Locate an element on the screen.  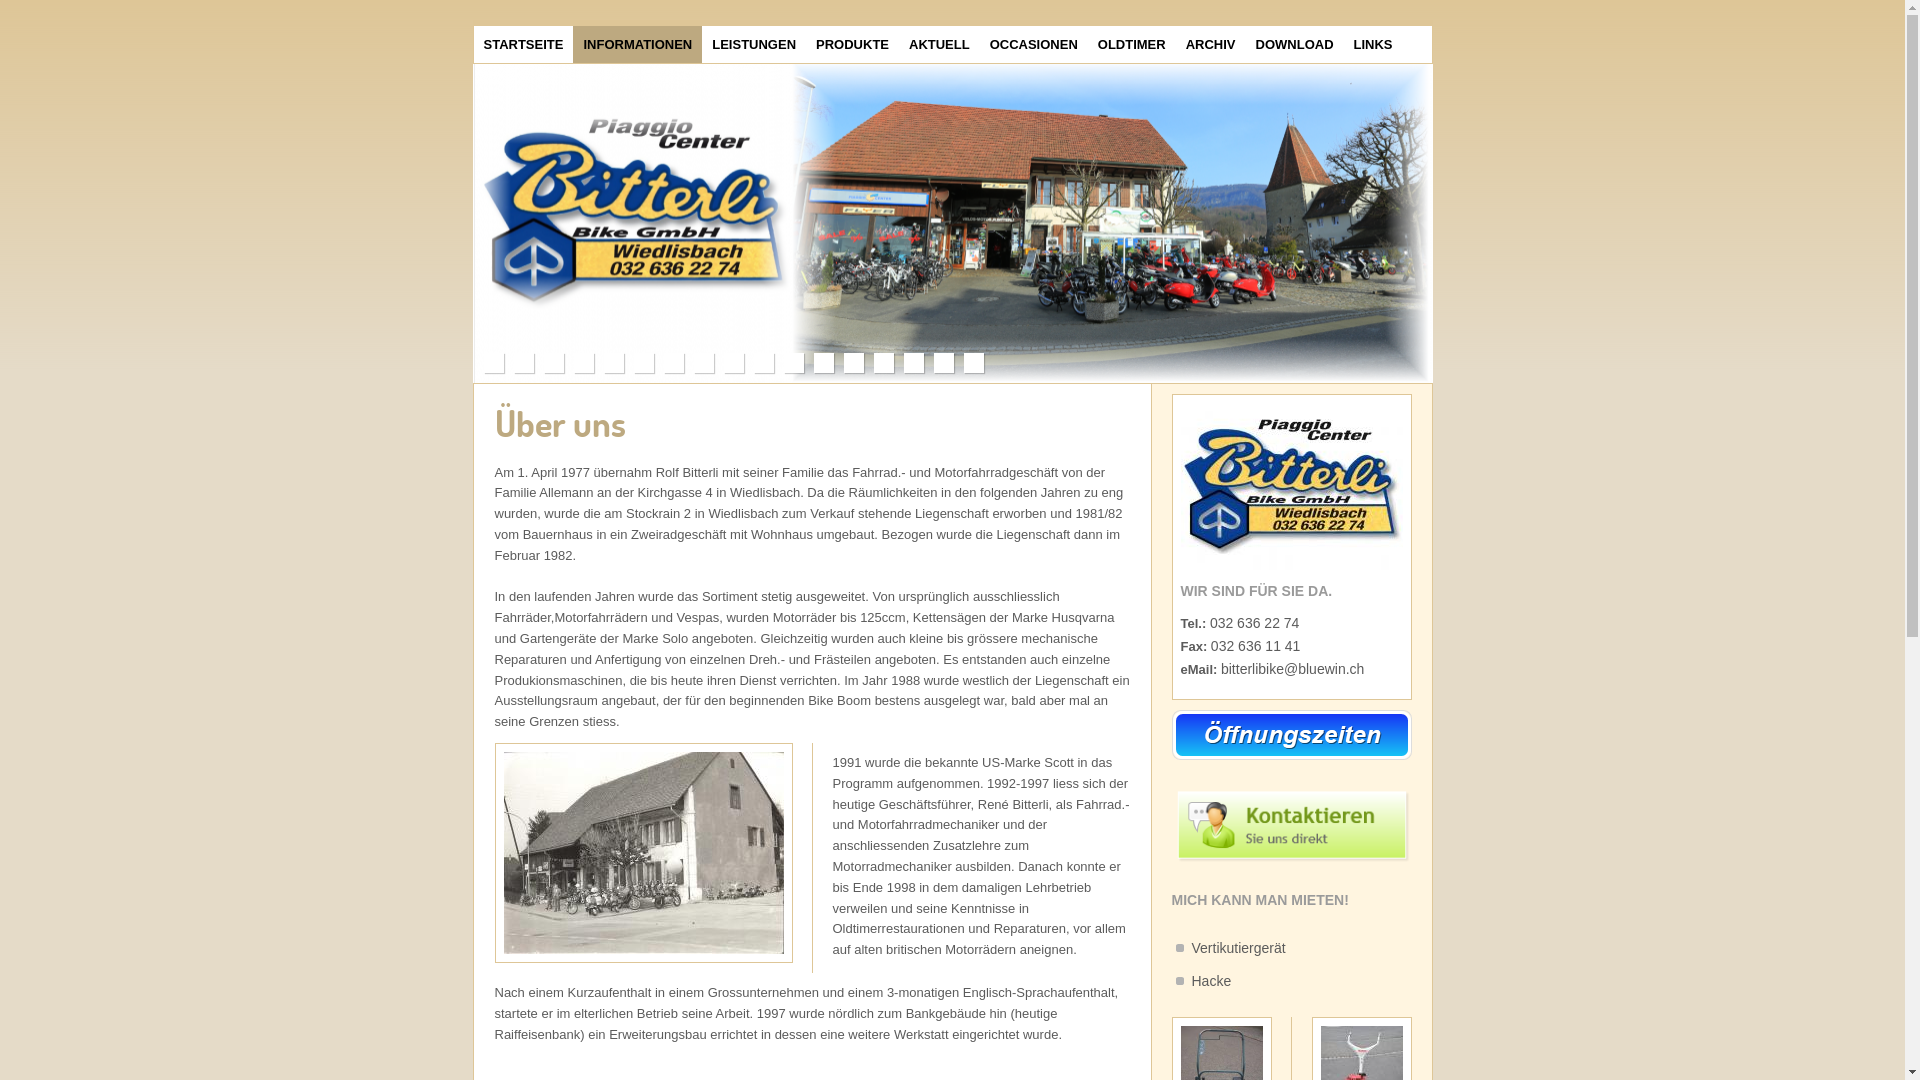
'LEISTUNGEN' is located at coordinates (701, 44).